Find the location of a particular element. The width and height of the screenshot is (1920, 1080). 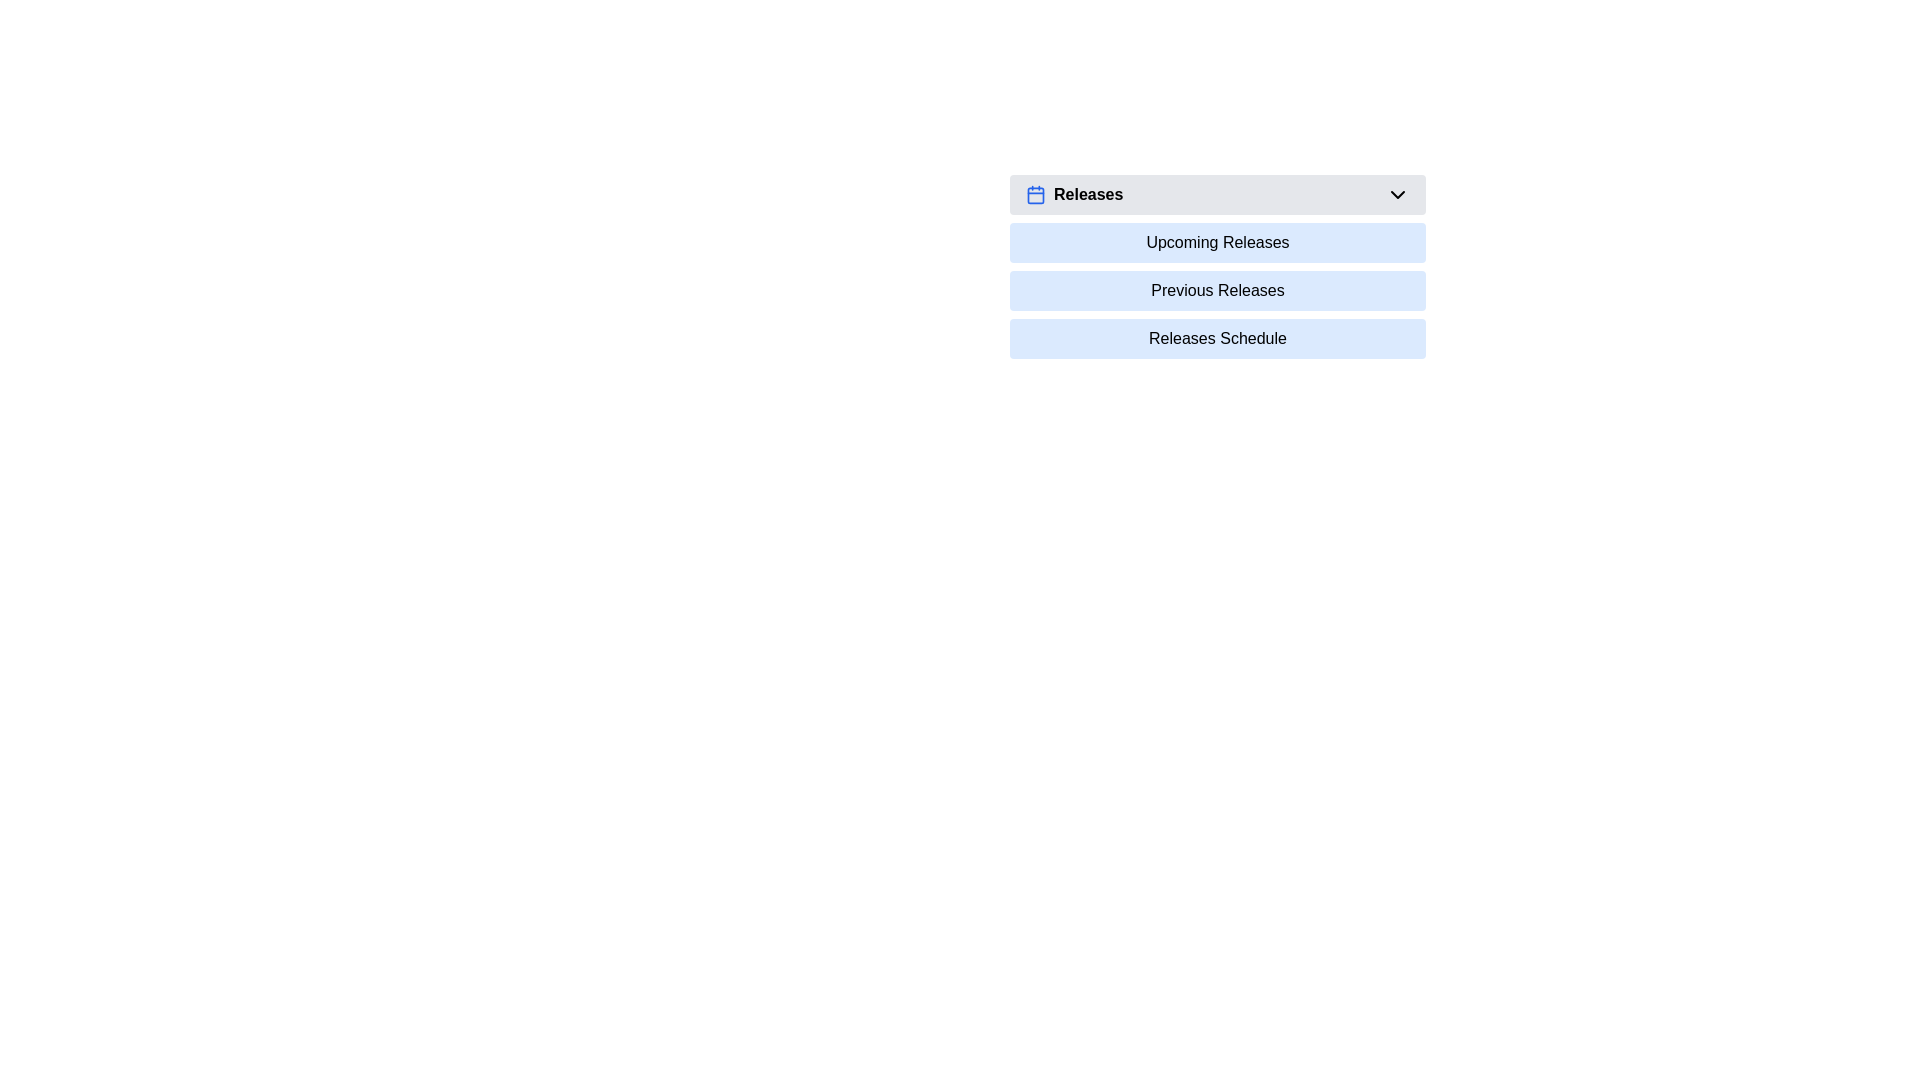

the rounded rectangle with a blue outline located within the calendar icon in the 'Releases' dropdown menu is located at coordinates (1036, 195).